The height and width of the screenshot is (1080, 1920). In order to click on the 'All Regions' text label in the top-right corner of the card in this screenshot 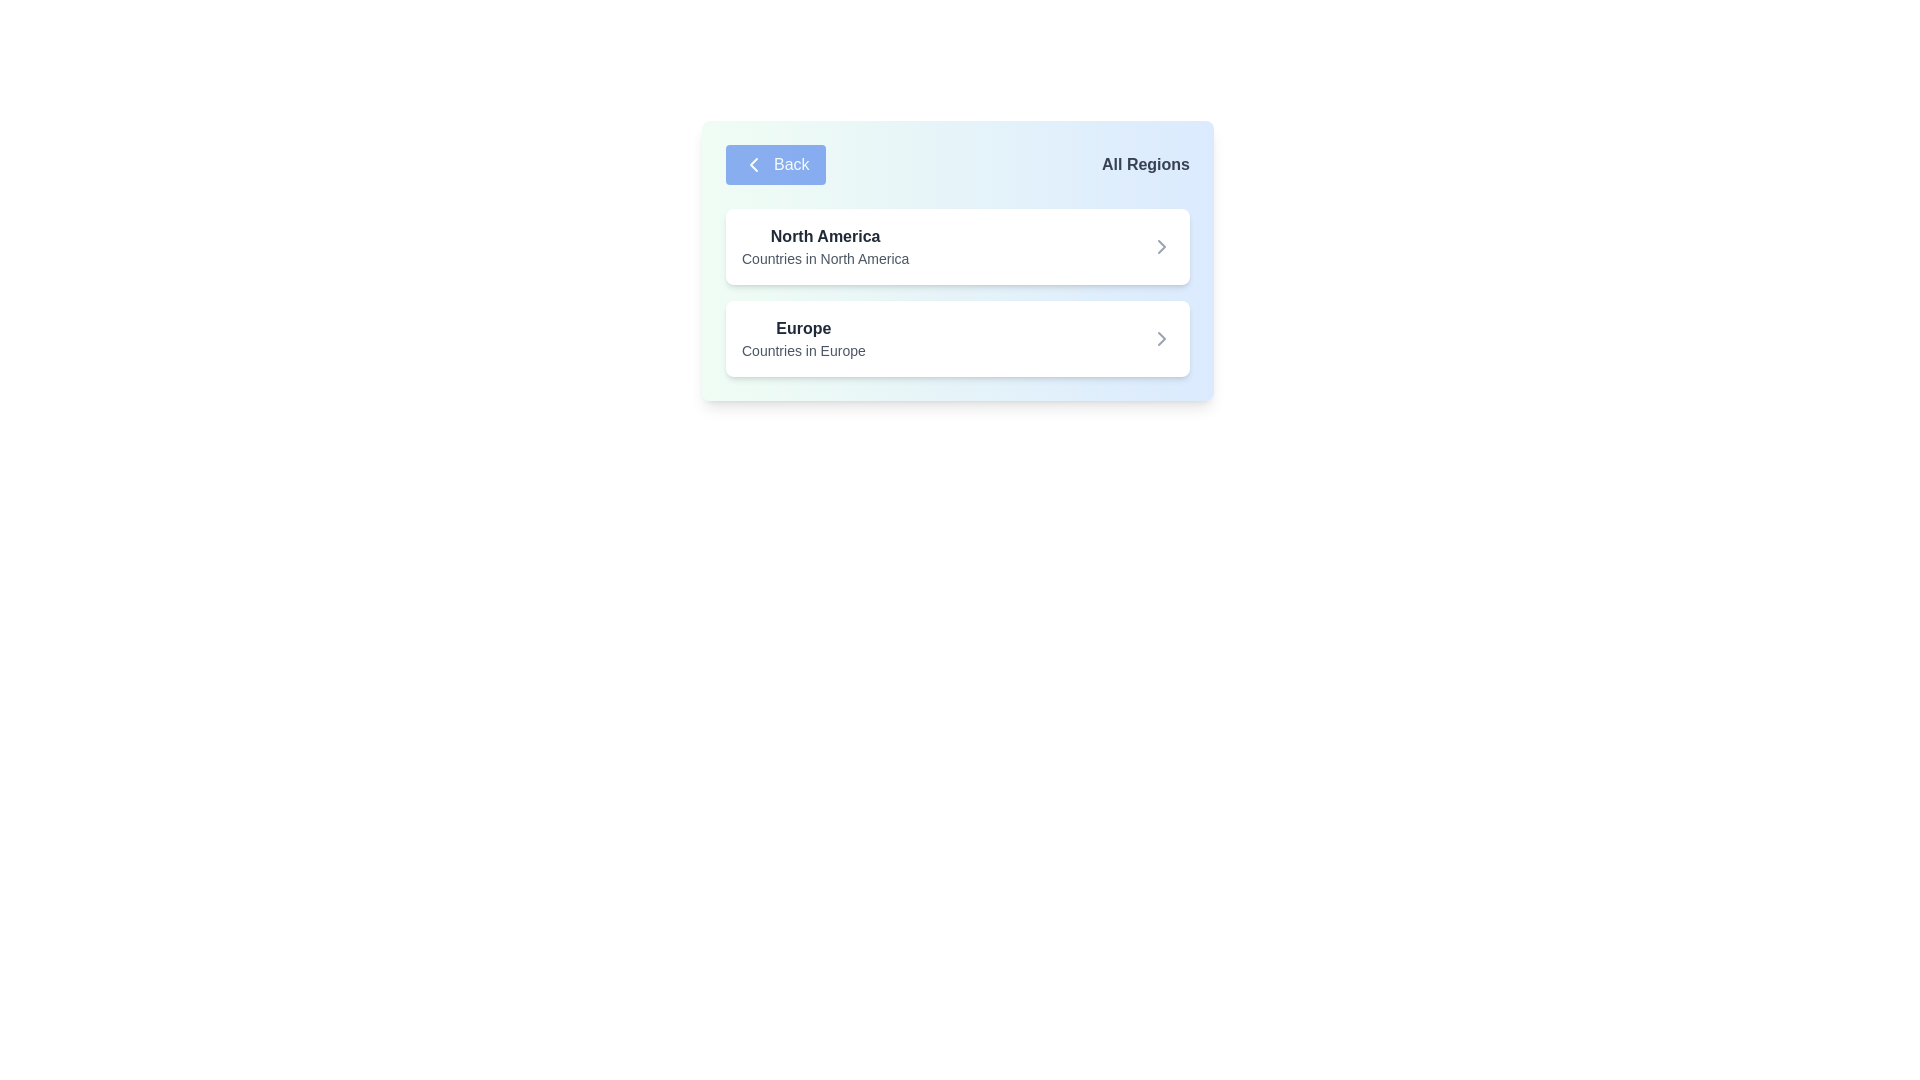, I will do `click(1146, 164)`.